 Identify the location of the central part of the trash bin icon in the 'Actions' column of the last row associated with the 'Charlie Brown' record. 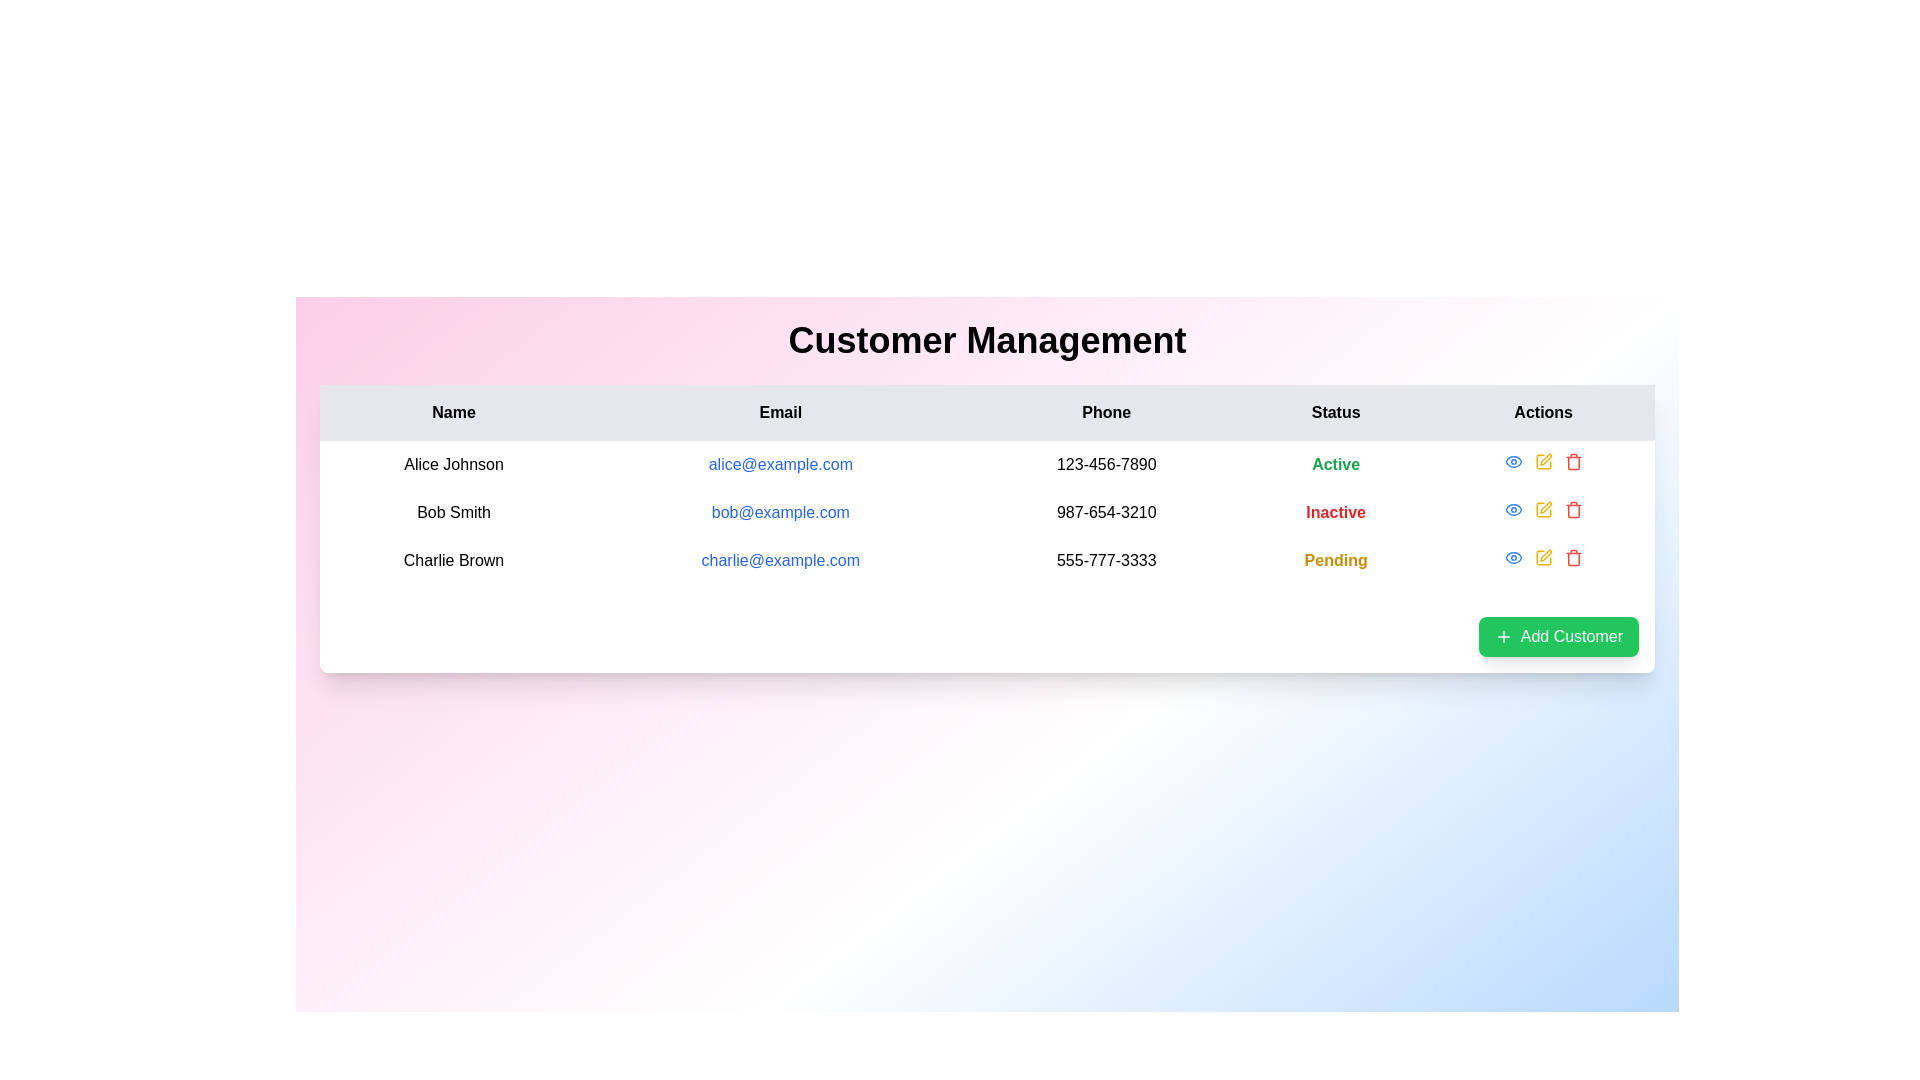
(1572, 559).